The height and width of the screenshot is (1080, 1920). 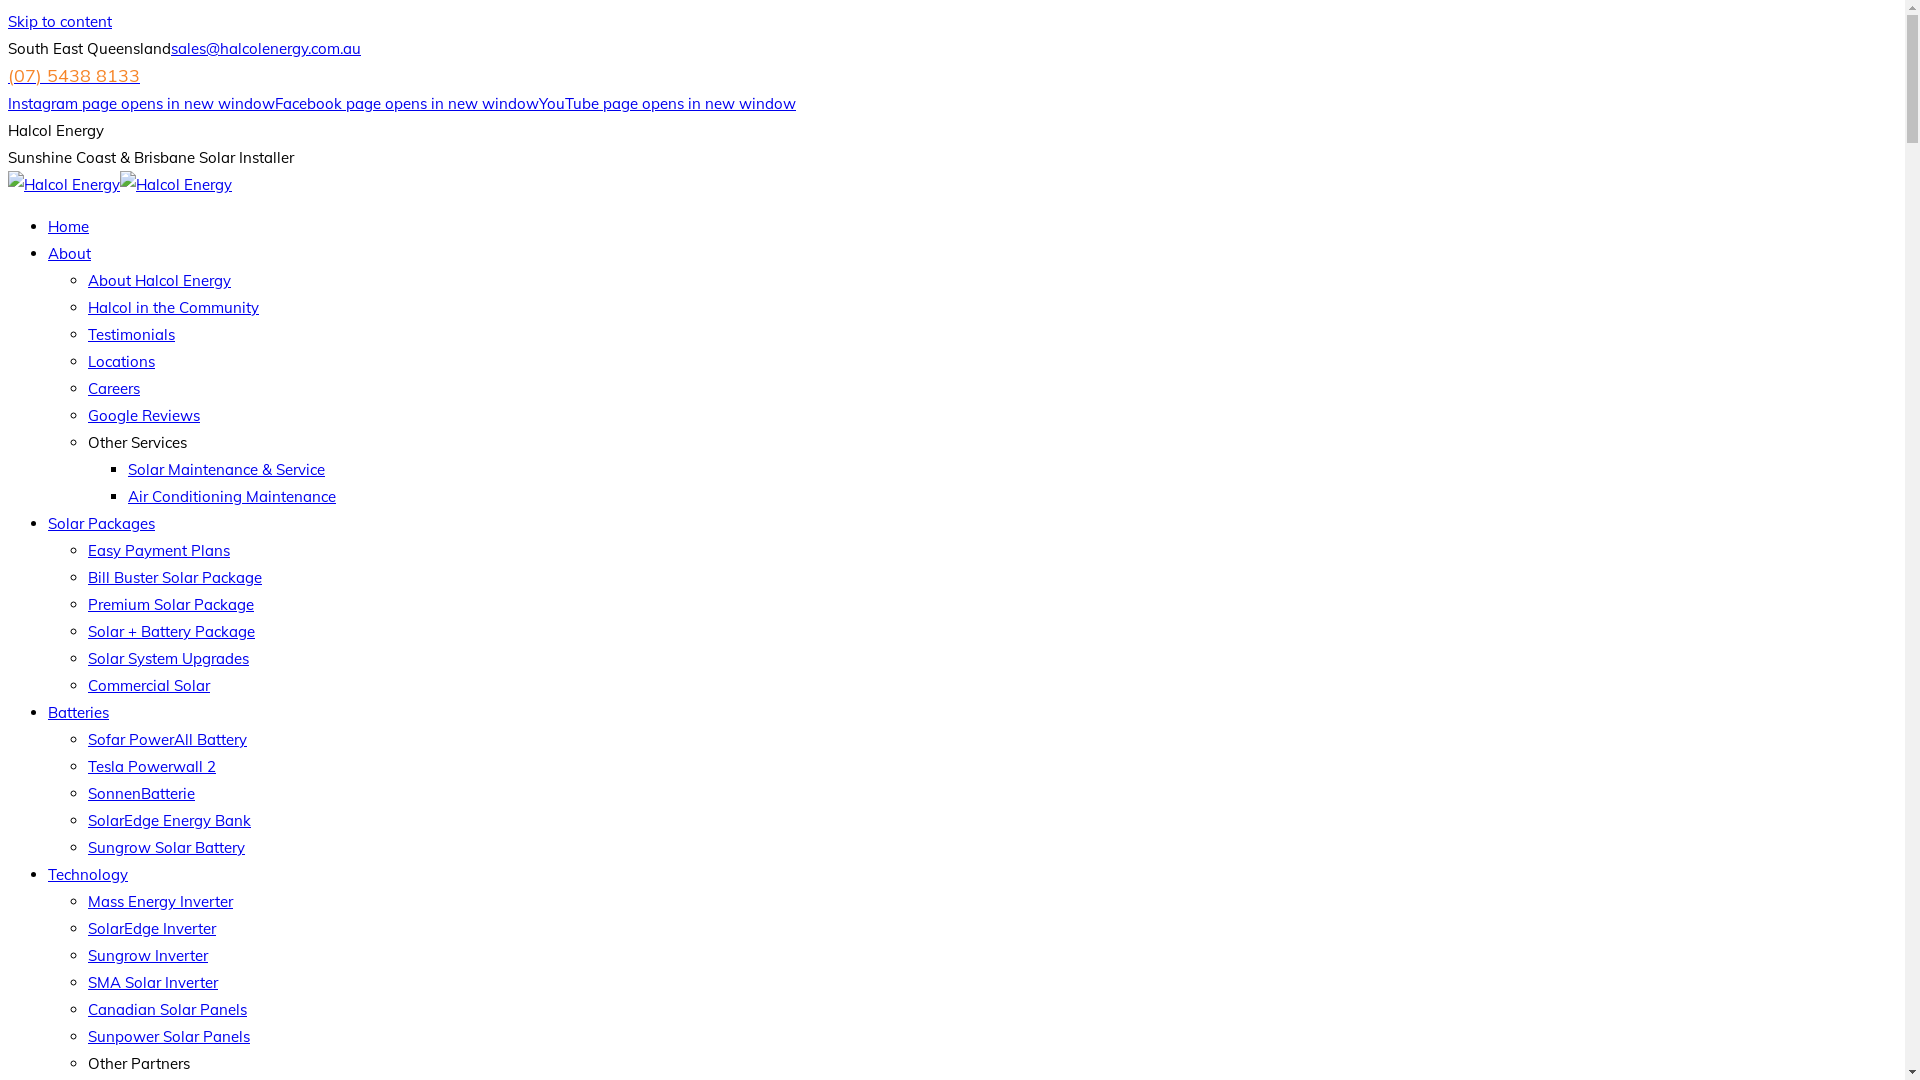 I want to click on 'Locations', so click(x=120, y=361).